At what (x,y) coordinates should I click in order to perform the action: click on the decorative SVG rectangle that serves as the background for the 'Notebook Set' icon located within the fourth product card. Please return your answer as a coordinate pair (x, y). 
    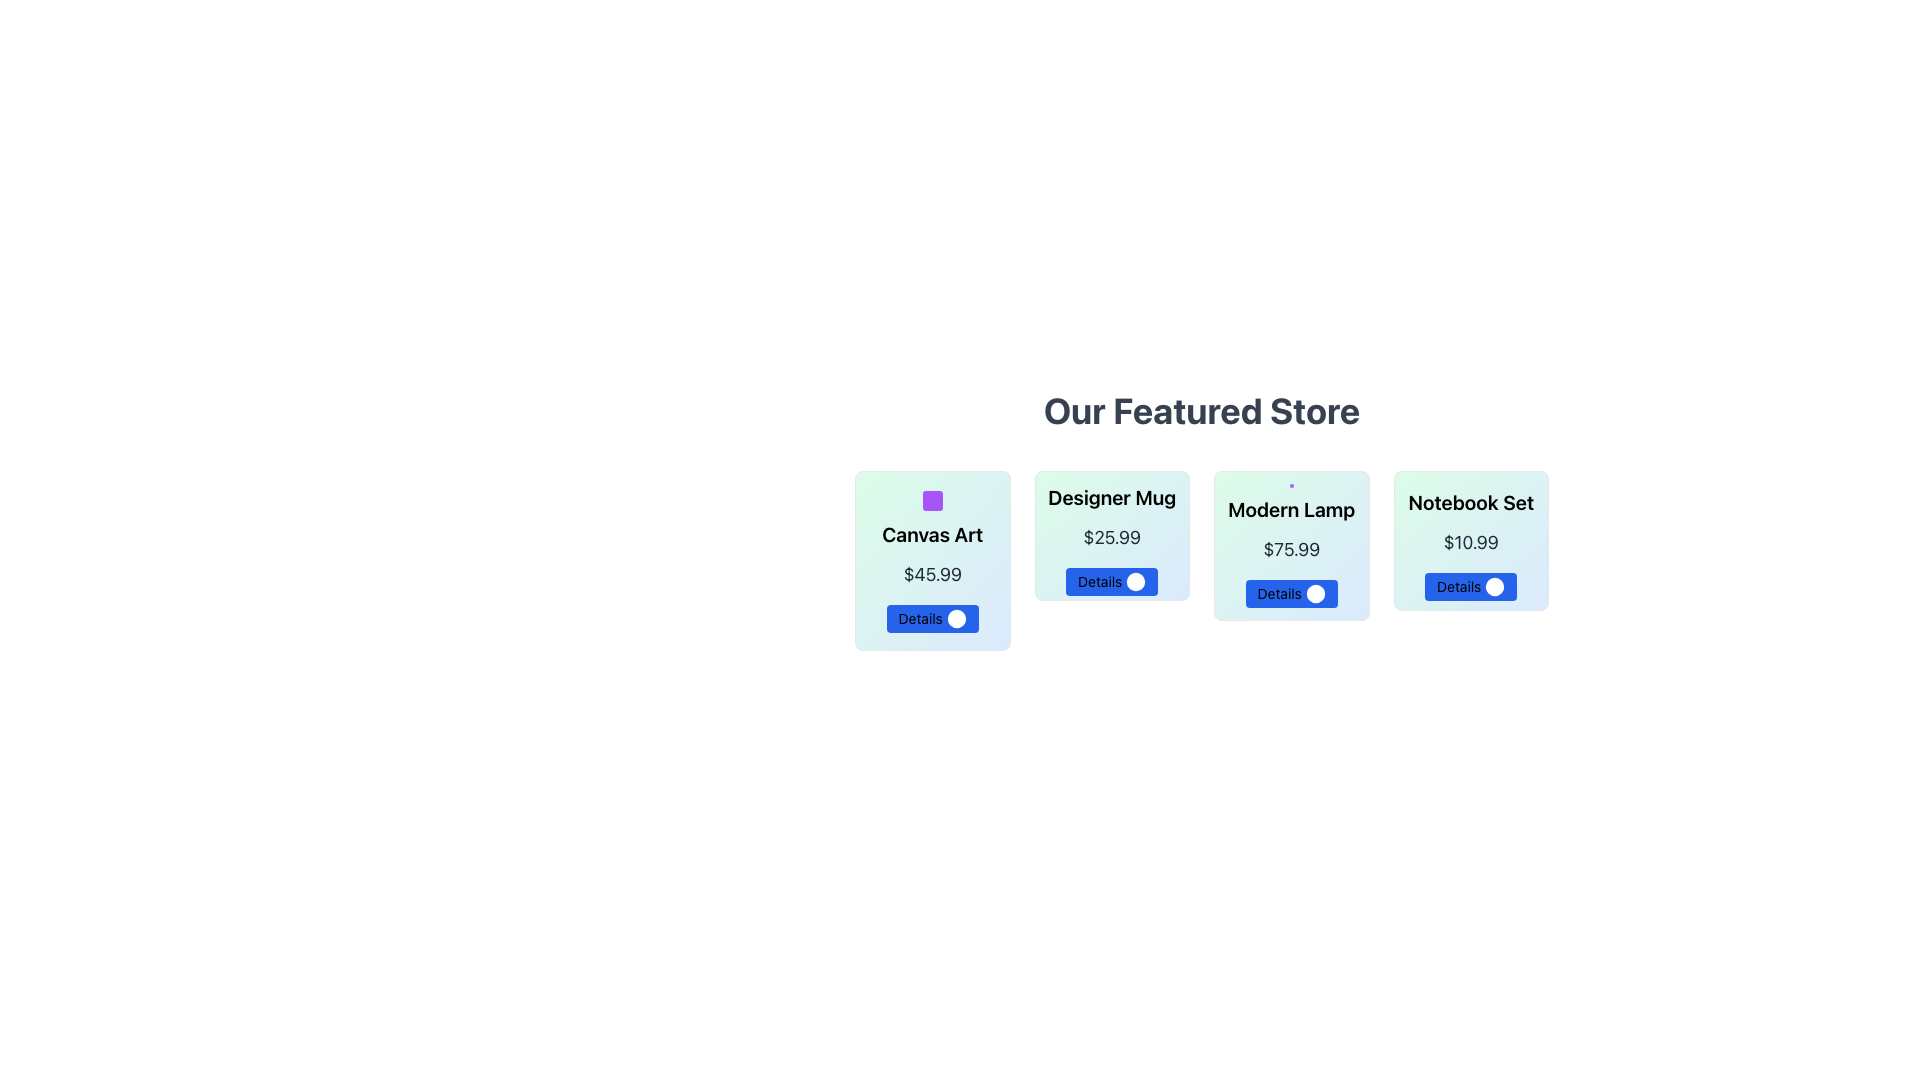
    Looking at the image, I should click on (1471, 493).